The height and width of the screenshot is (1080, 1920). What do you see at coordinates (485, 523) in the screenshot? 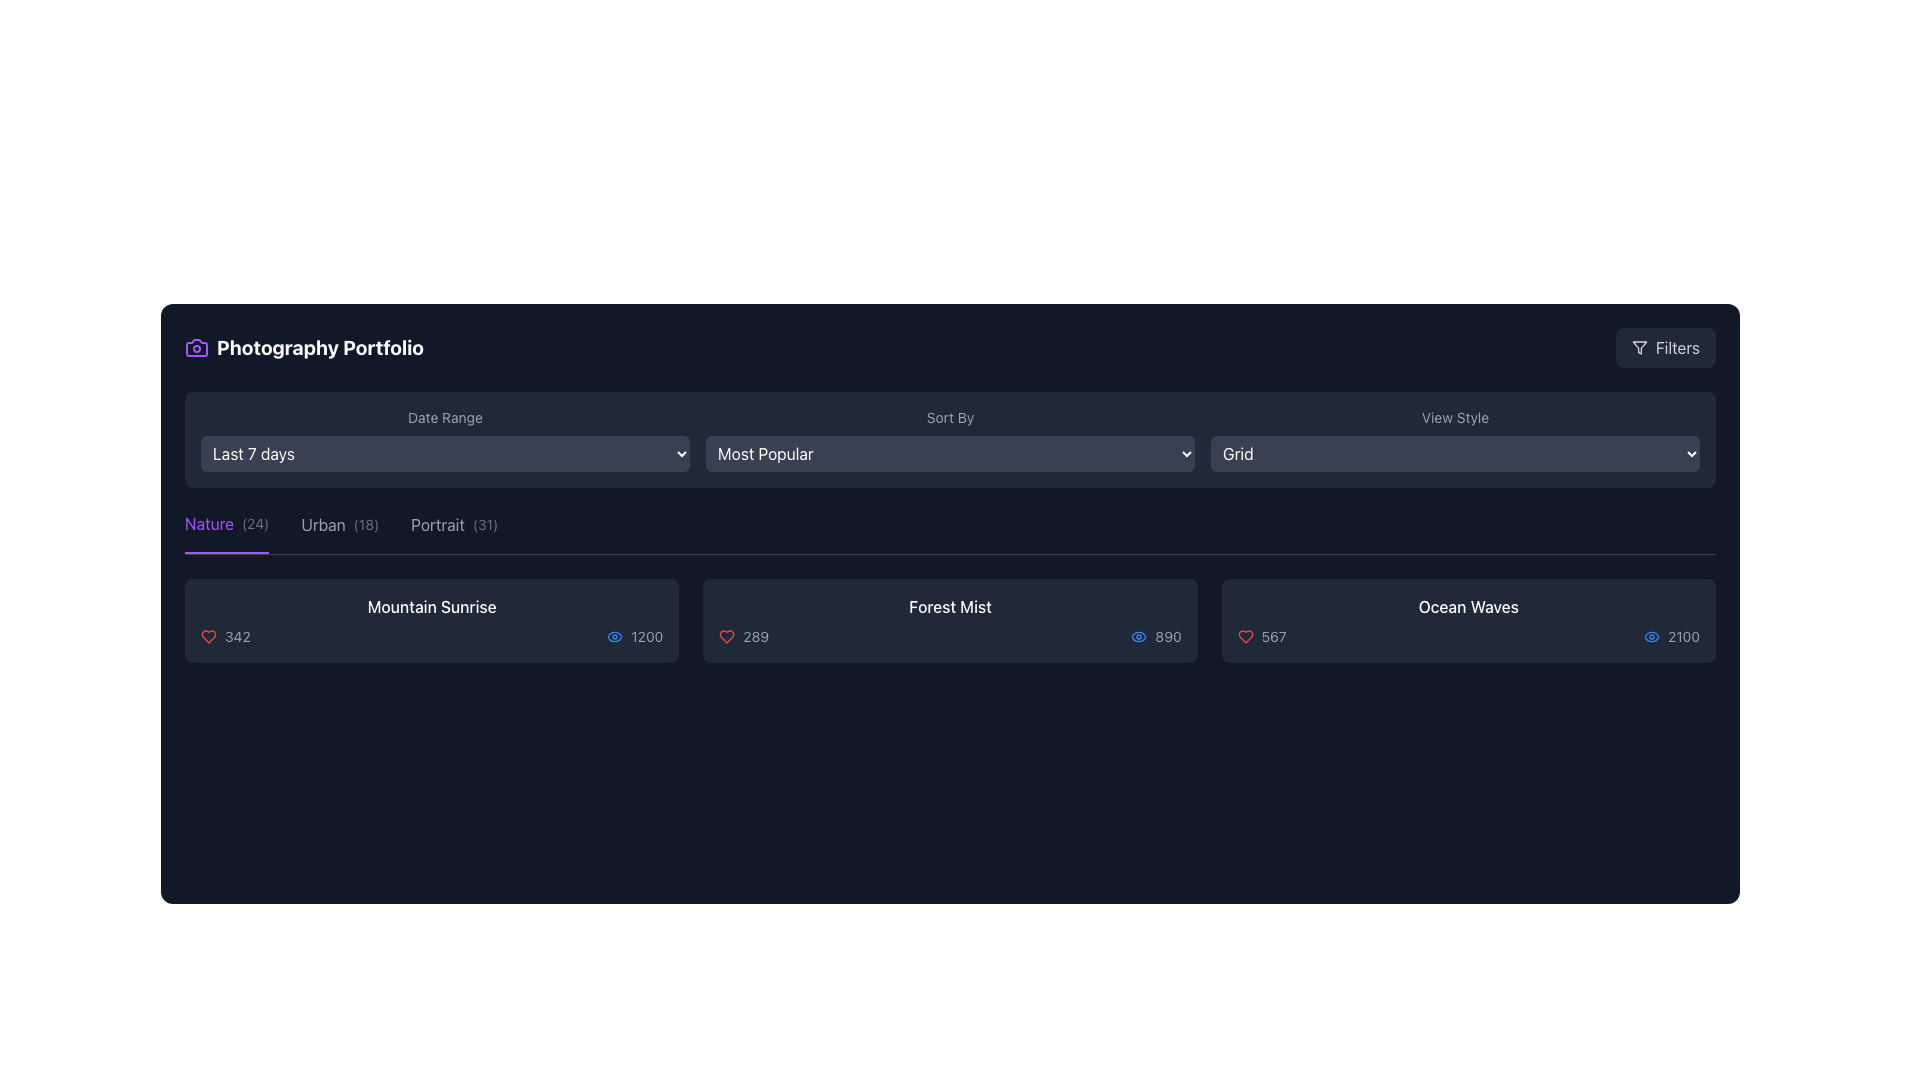
I see `the Text label that indicates the number of items available in the 'Portrait' category, located to the right of the 'Portrait' label` at bounding box center [485, 523].